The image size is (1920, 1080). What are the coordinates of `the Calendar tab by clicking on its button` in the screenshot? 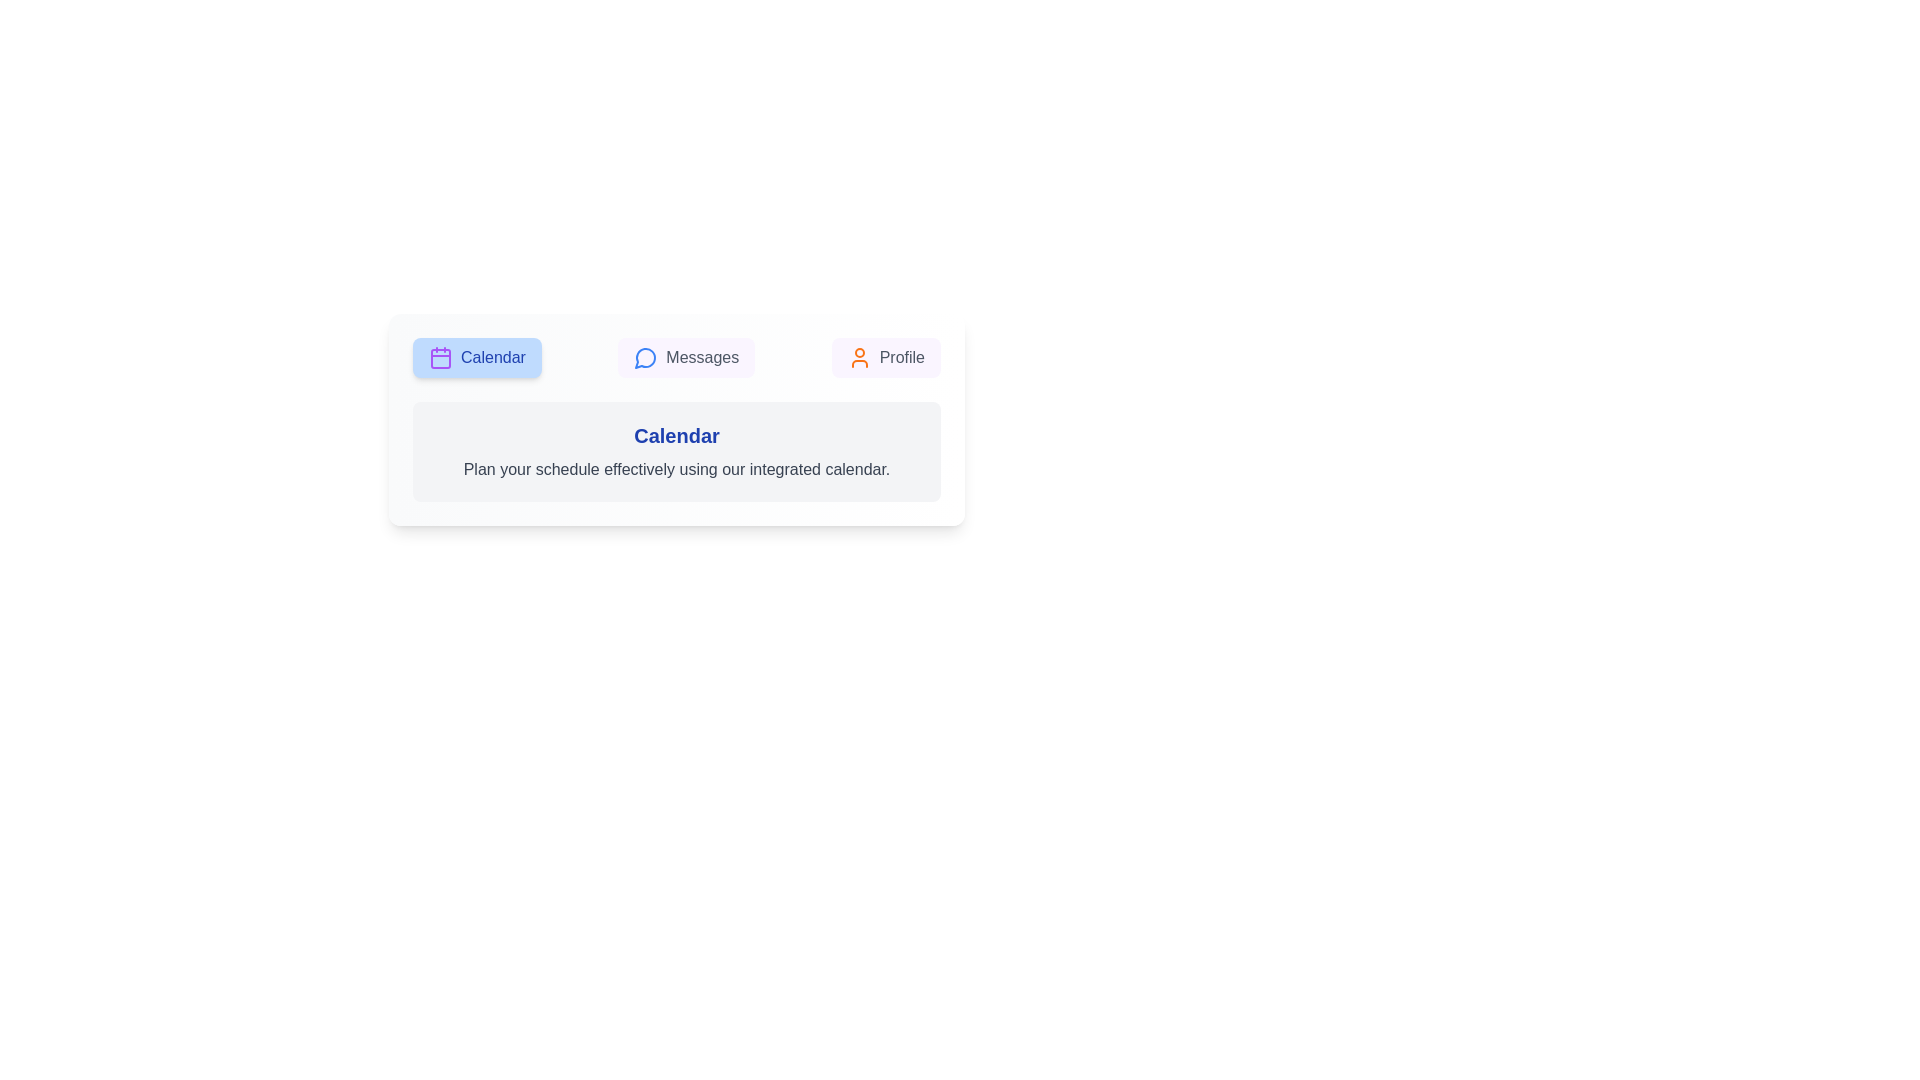 It's located at (475, 357).